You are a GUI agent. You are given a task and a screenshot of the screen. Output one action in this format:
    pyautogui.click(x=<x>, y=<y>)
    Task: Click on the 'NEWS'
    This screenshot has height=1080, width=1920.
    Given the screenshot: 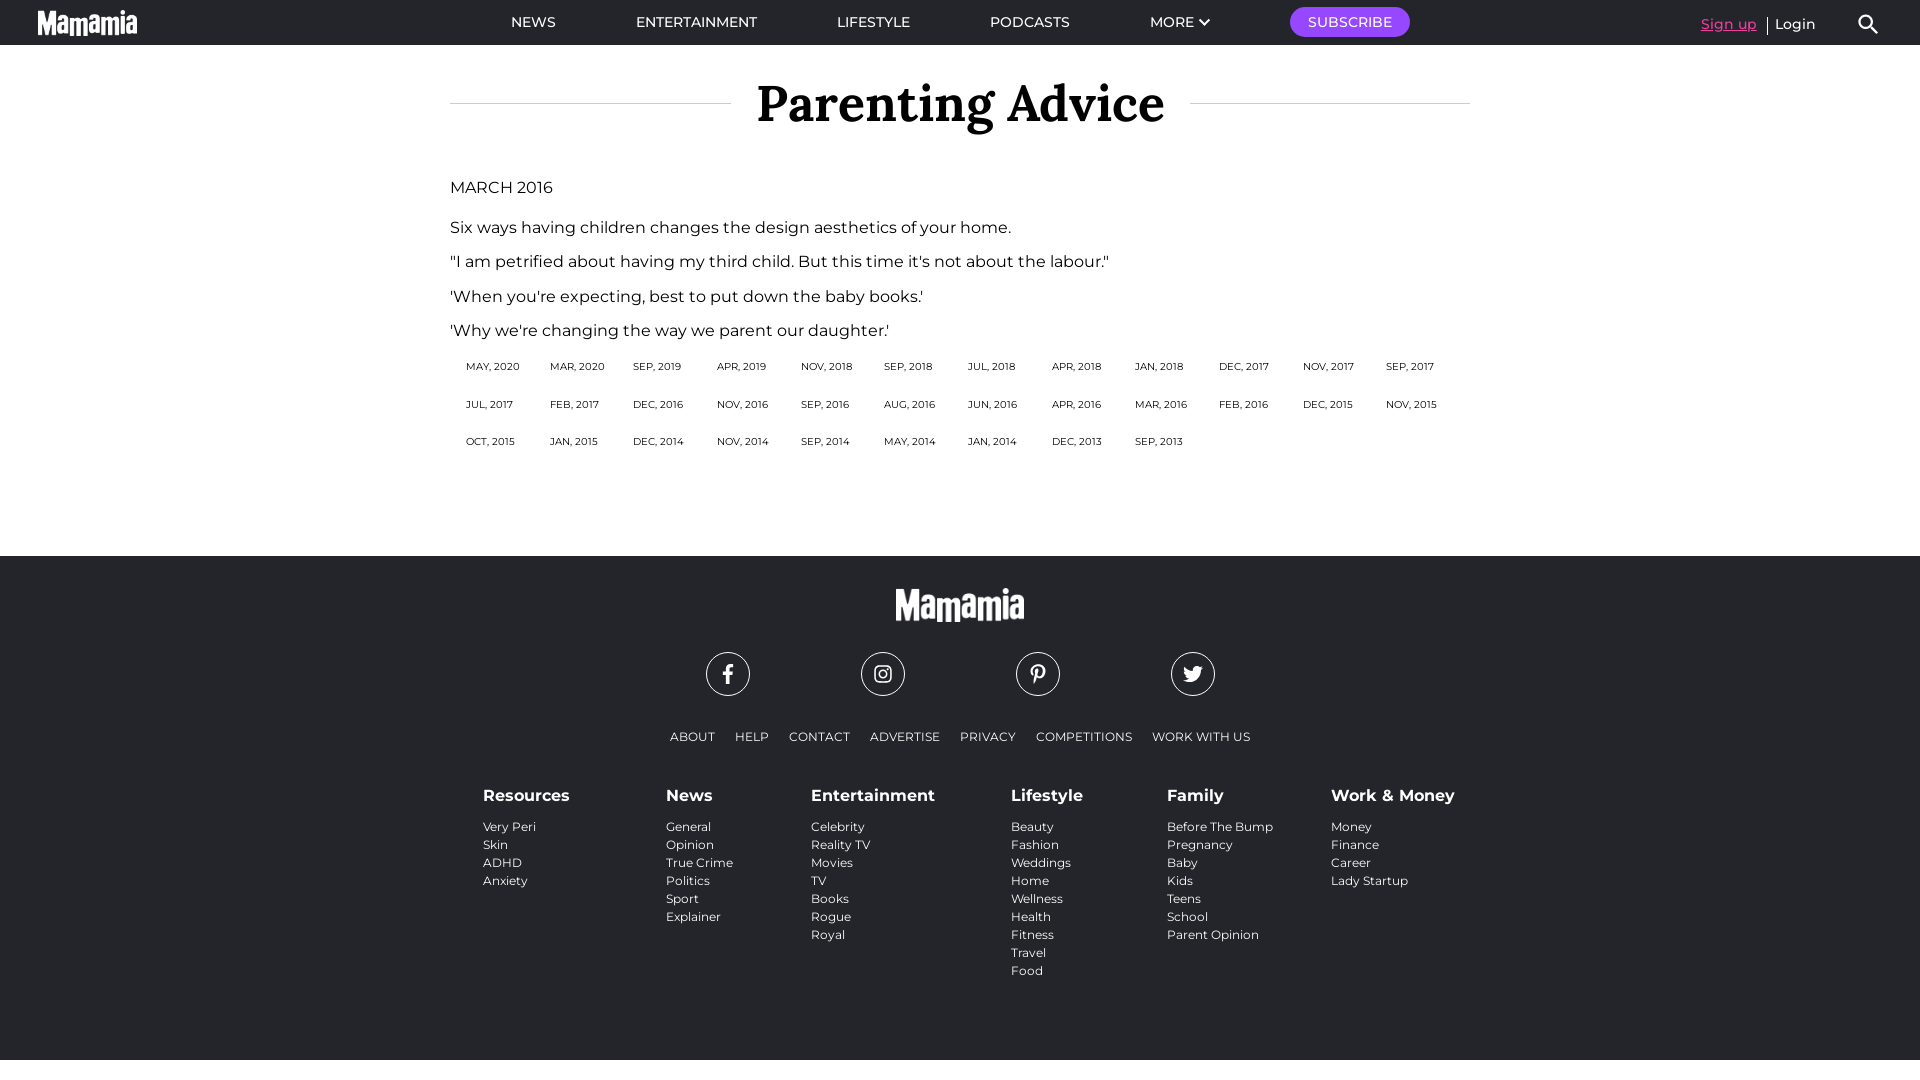 What is the action you would take?
    pyautogui.click(x=532, y=22)
    